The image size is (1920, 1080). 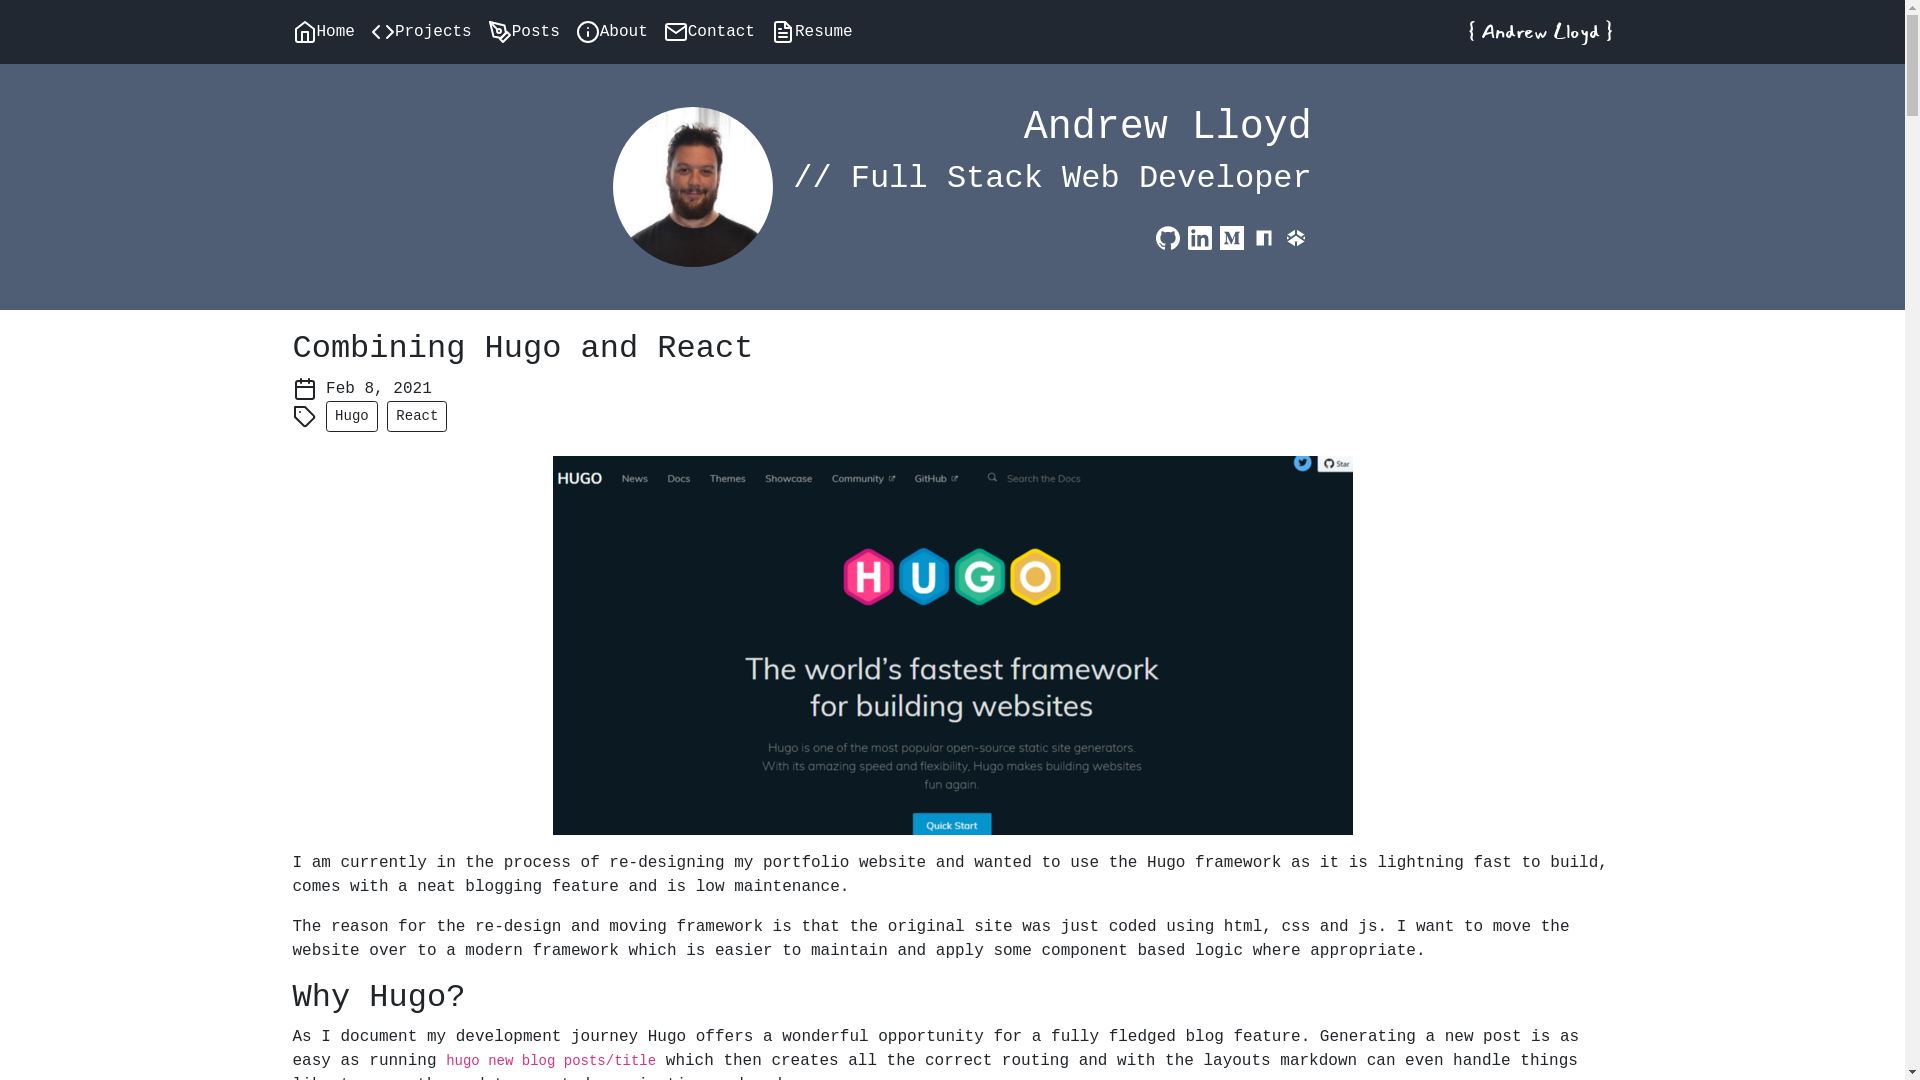 I want to click on 'About', so click(x=575, y=31).